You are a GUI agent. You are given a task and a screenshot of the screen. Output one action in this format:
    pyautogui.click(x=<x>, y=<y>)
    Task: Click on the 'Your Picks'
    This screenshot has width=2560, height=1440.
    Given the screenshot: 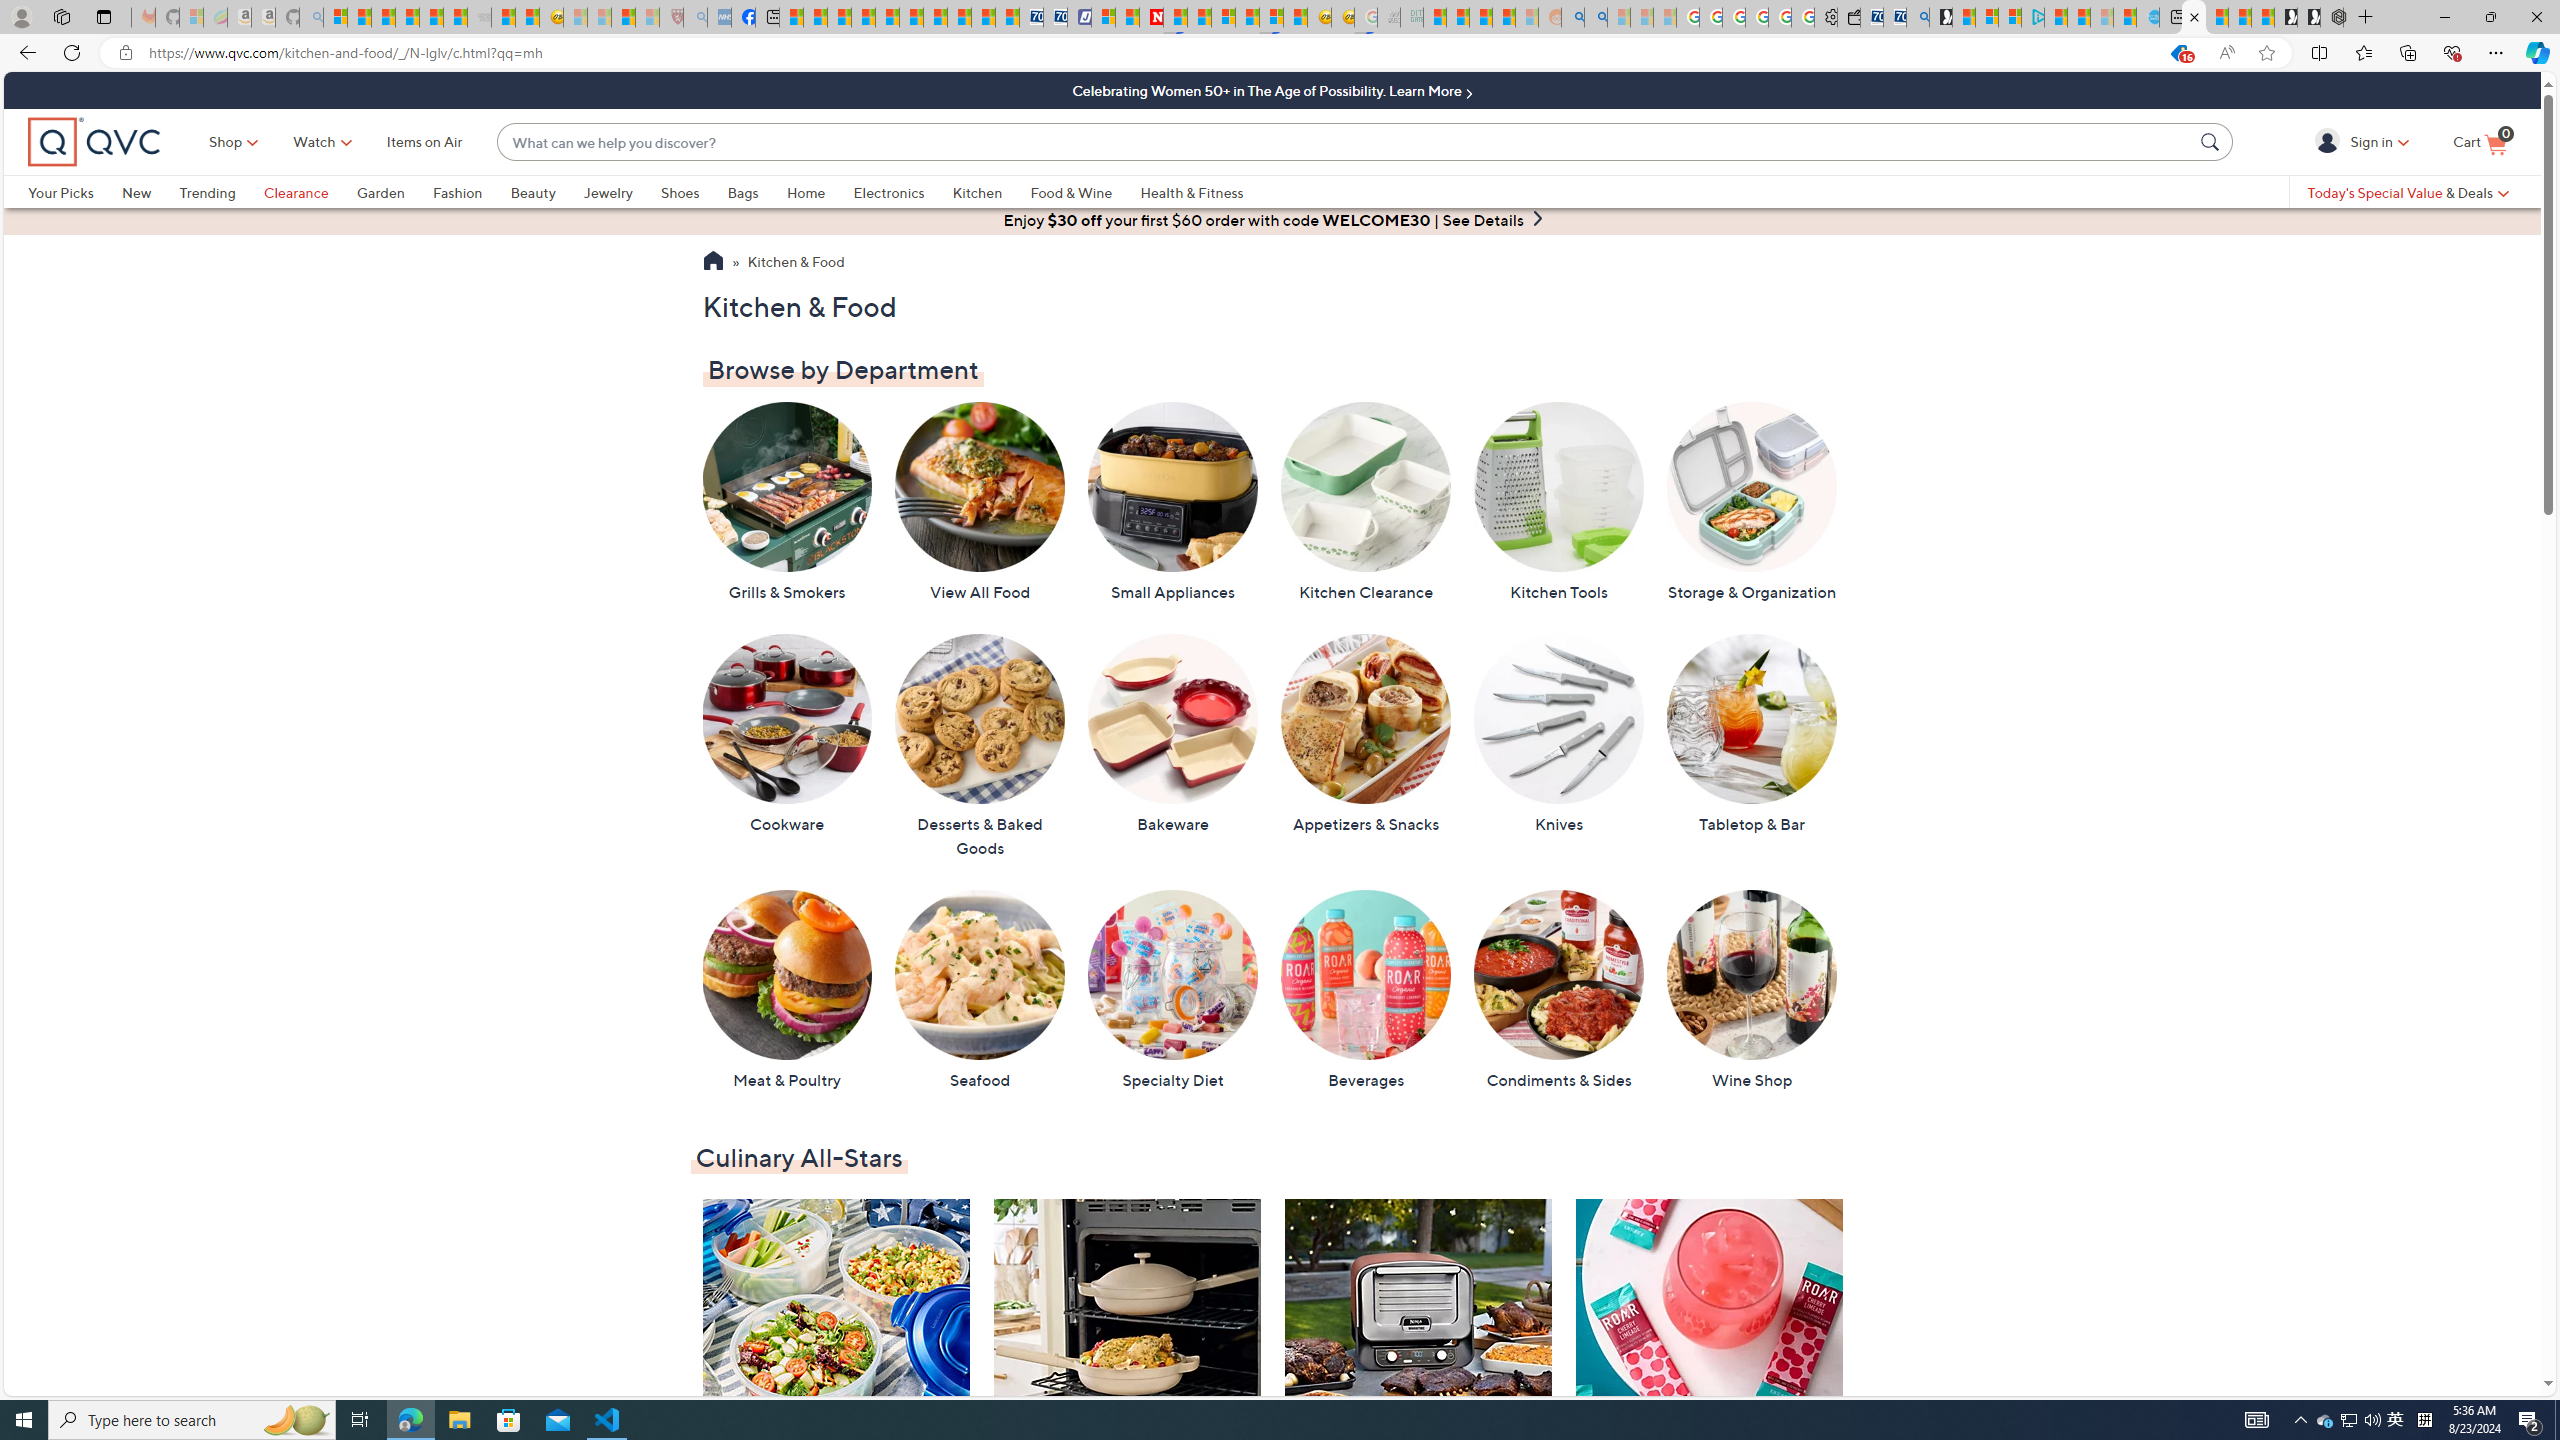 What is the action you would take?
    pyautogui.click(x=61, y=191)
    